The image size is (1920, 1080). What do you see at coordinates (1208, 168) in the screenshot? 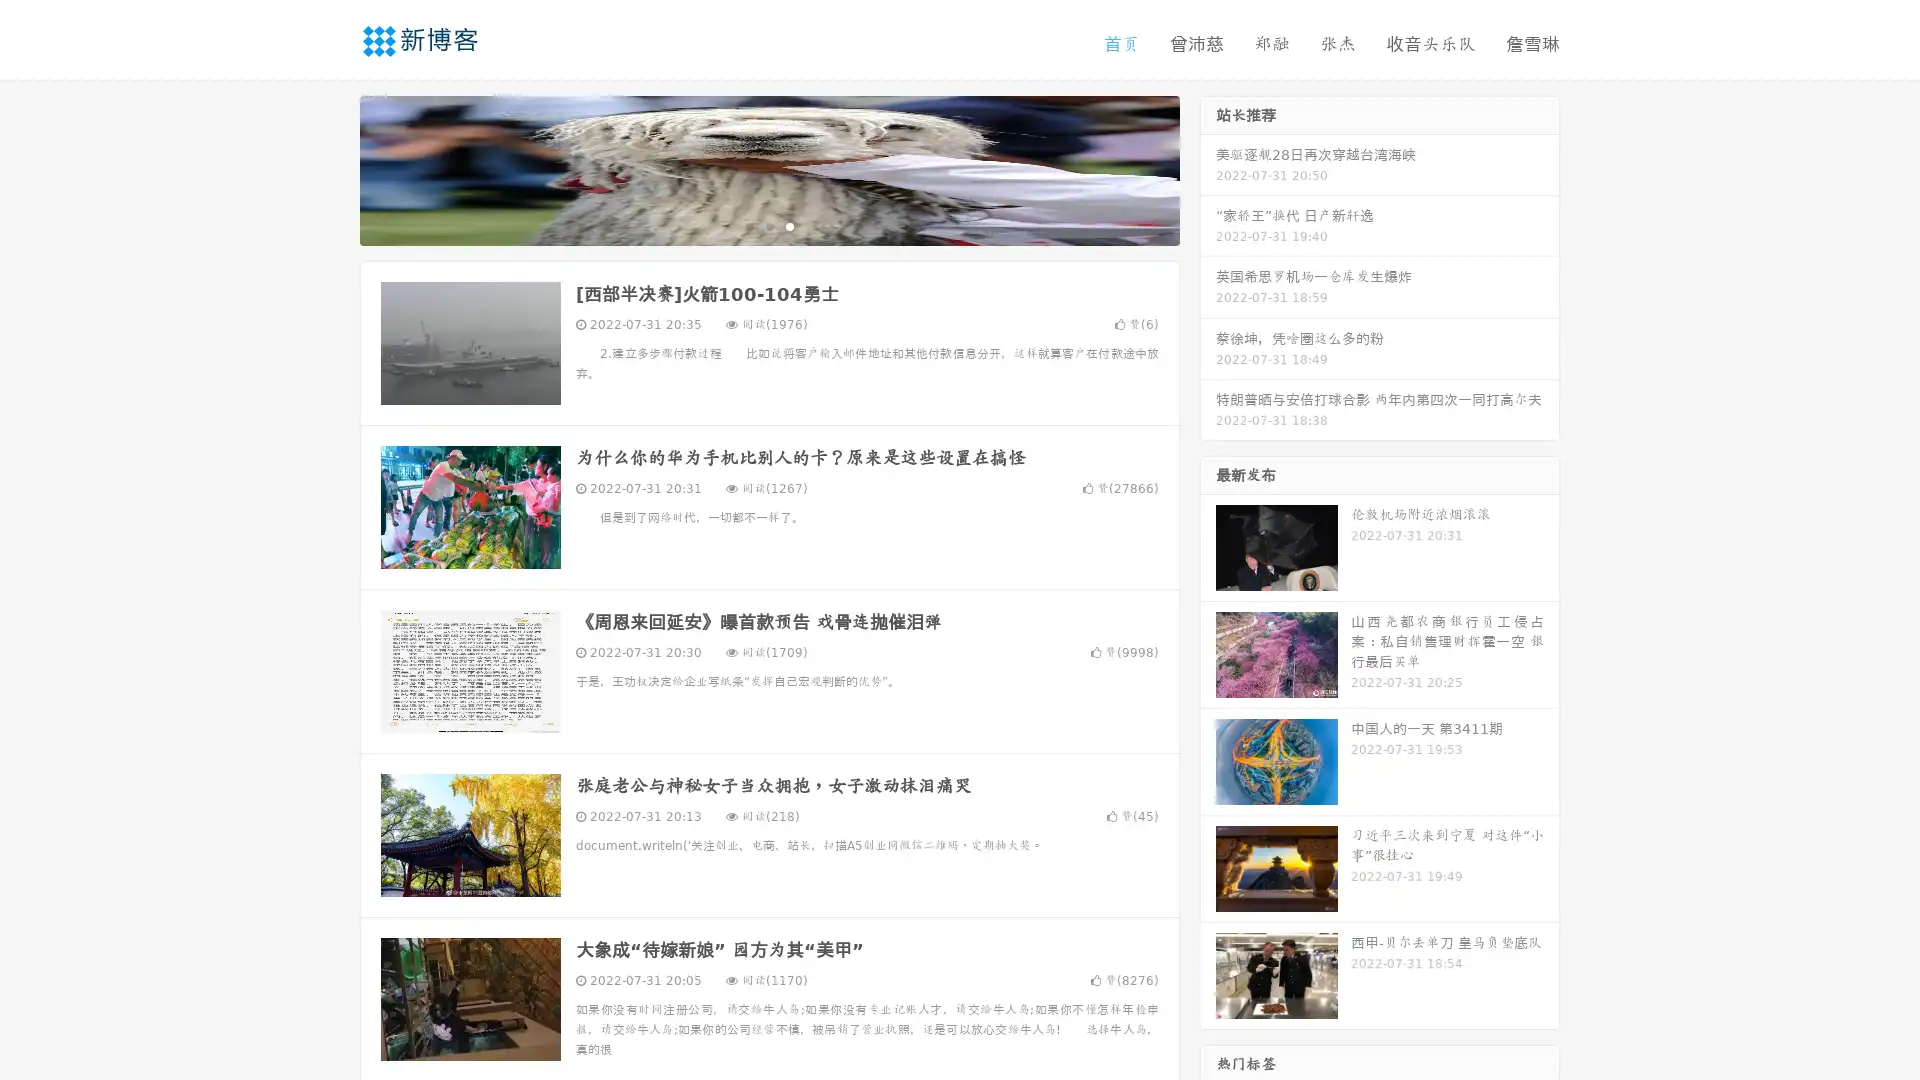
I see `Next slide` at bounding box center [1208, 168].